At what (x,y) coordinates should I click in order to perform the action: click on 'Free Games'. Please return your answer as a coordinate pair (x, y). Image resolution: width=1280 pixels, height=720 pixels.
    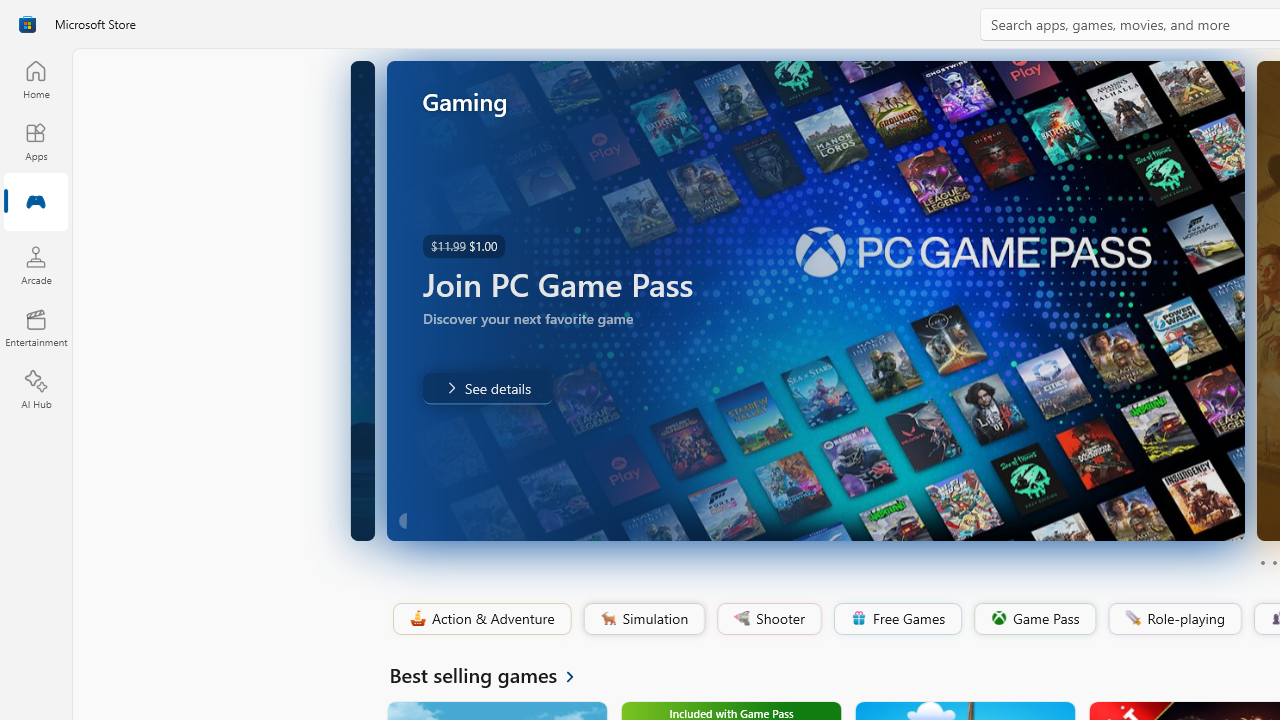
    Looking at the image, I should click on (896, 618).